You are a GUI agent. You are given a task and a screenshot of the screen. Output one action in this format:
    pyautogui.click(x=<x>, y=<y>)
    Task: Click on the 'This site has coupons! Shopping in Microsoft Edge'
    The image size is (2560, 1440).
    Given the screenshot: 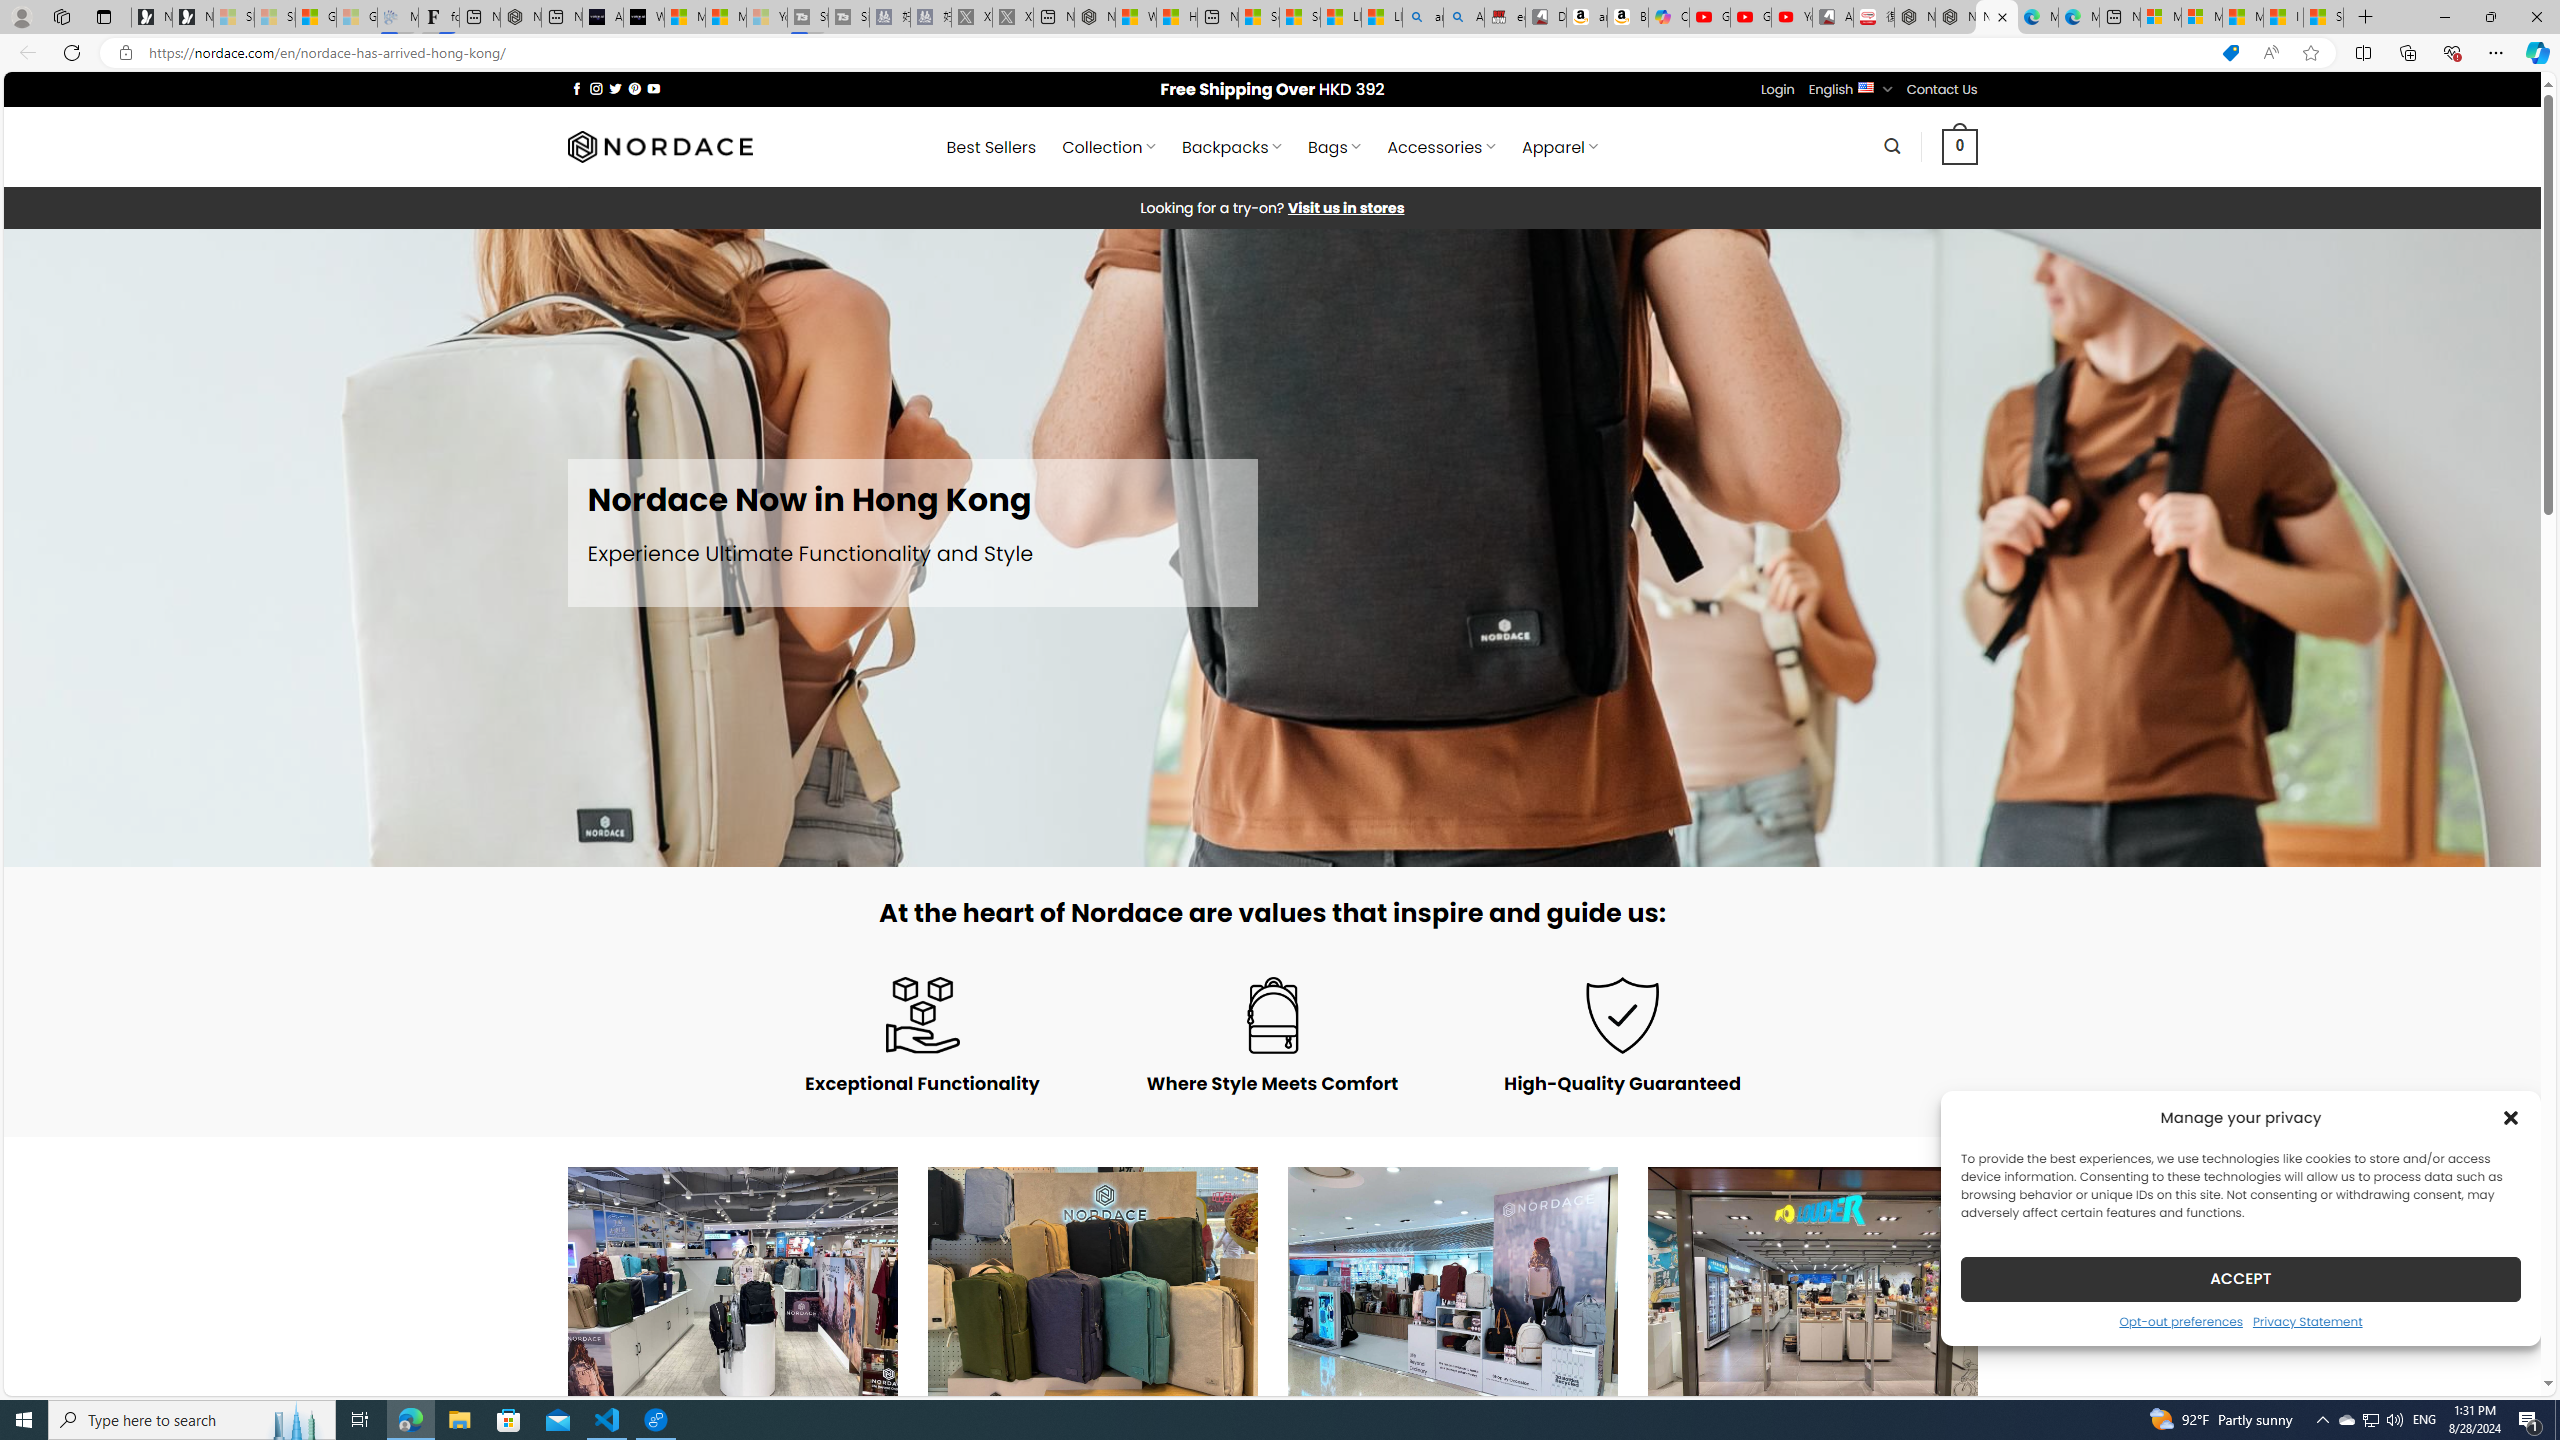 What is the action you would take?
    pyautogui.click(x=2230, y=53)
    